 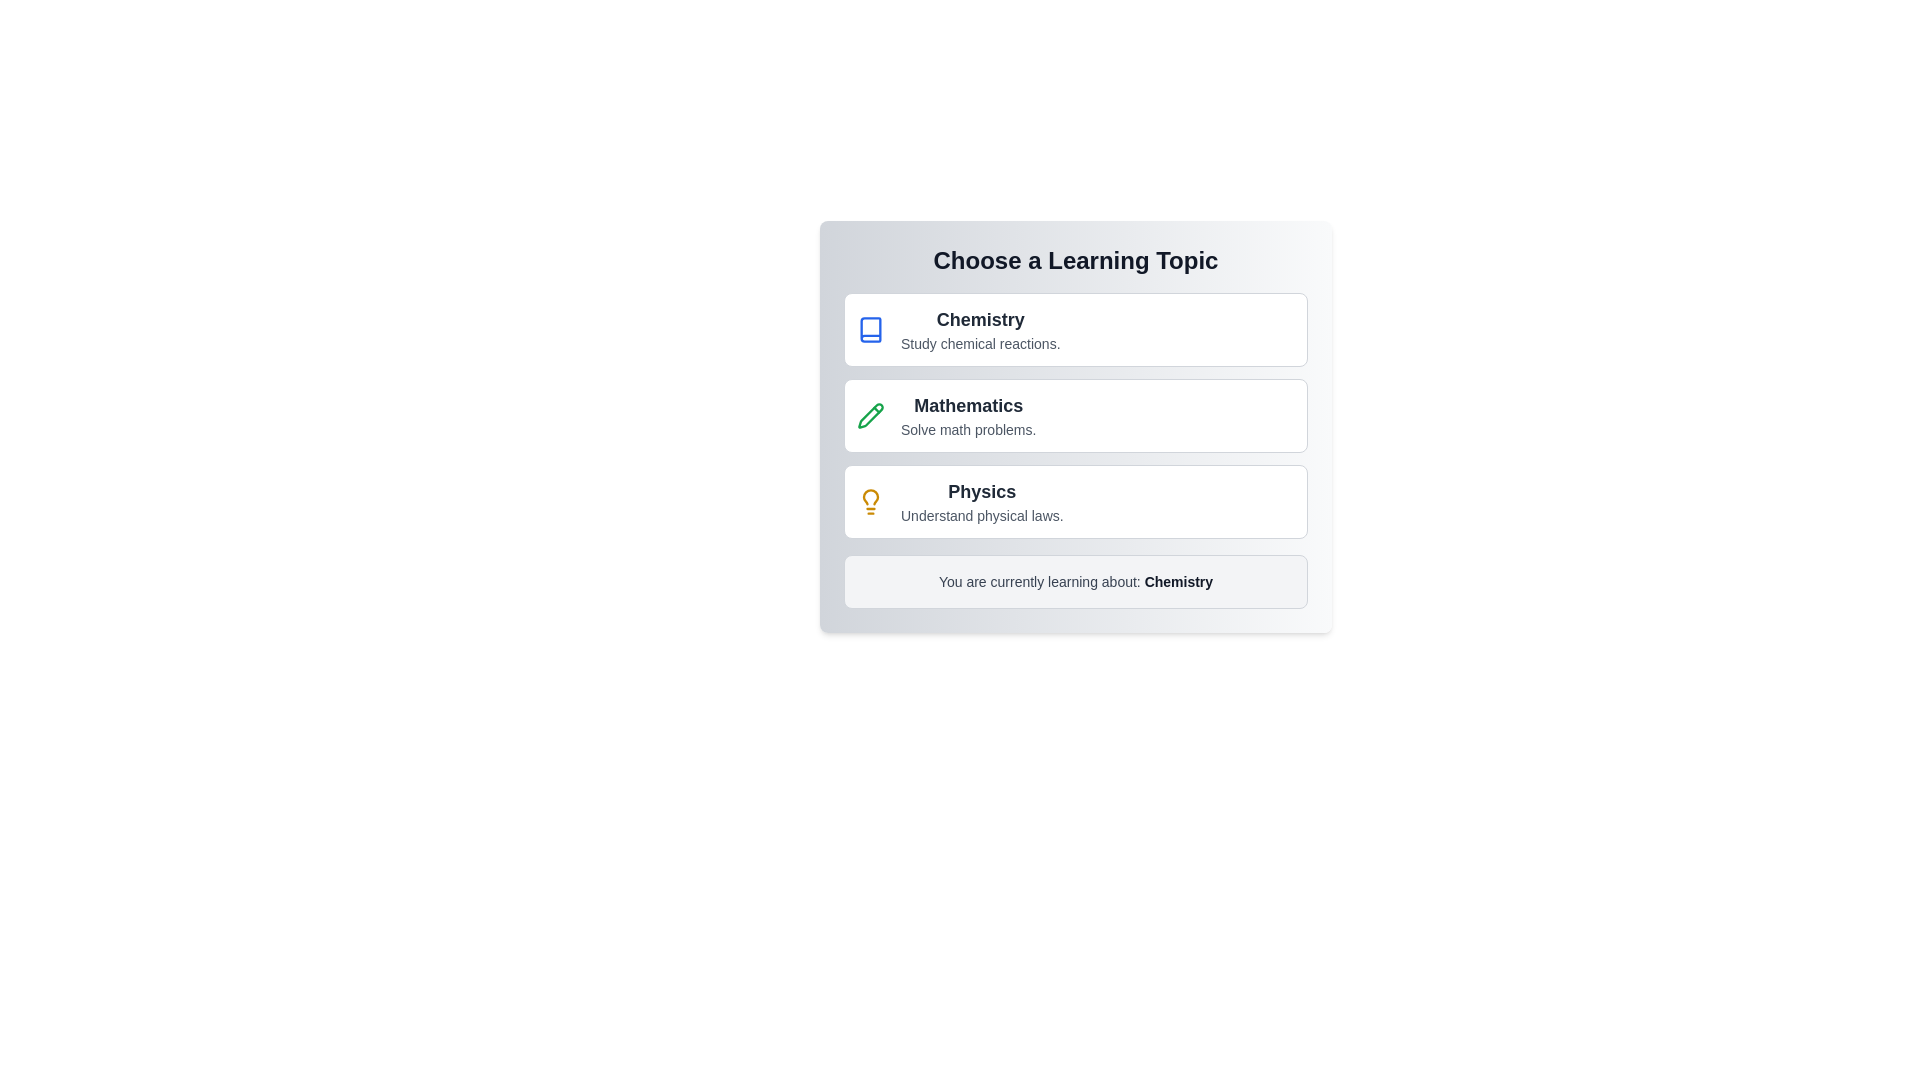 What do you see at coordinates (870, 329) in the screenshot?
I see `the 'Chemistry' topic icon located at the top left side of the first option in the vertical list of learning topics` at bounding box center [870, 329].